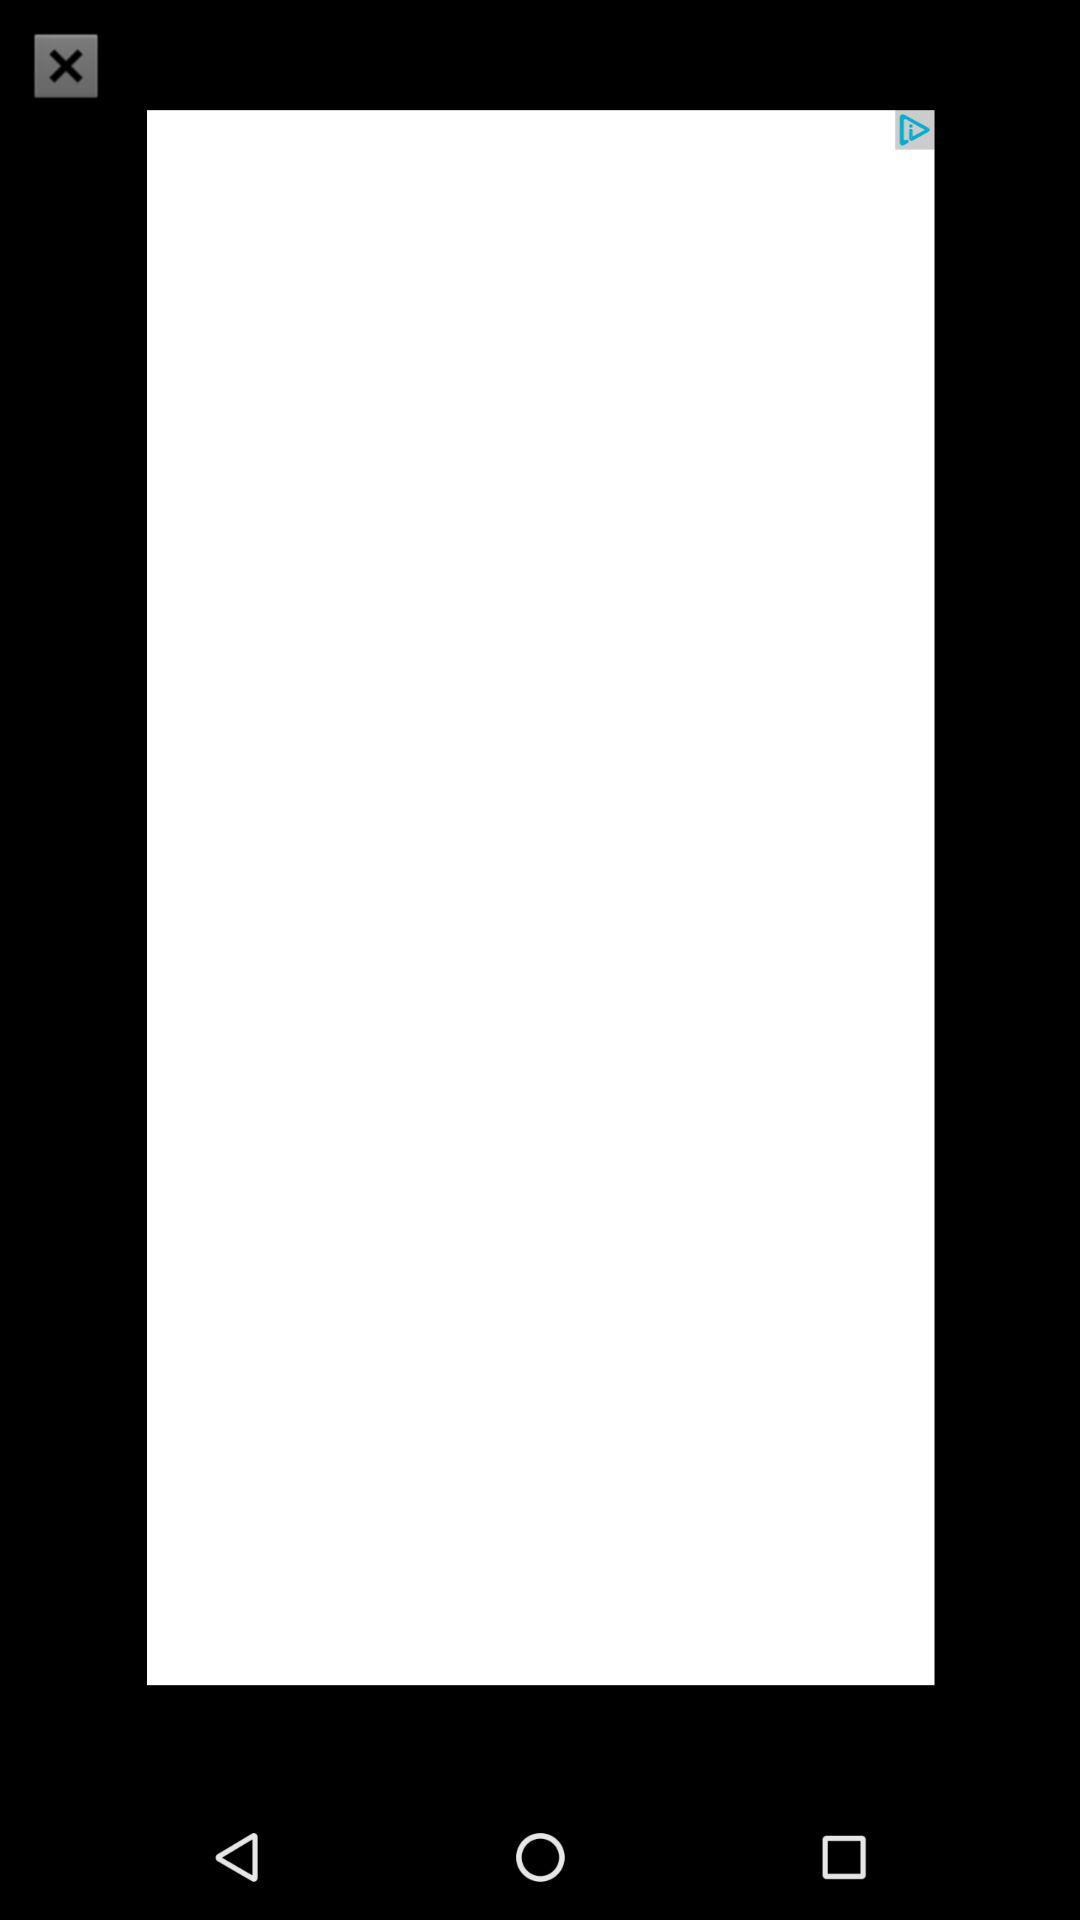 The image size is (1080, 1920). Describe the element at coordinates (77, 78) in the screenshot. I see `the item at the top left corner` at that location.